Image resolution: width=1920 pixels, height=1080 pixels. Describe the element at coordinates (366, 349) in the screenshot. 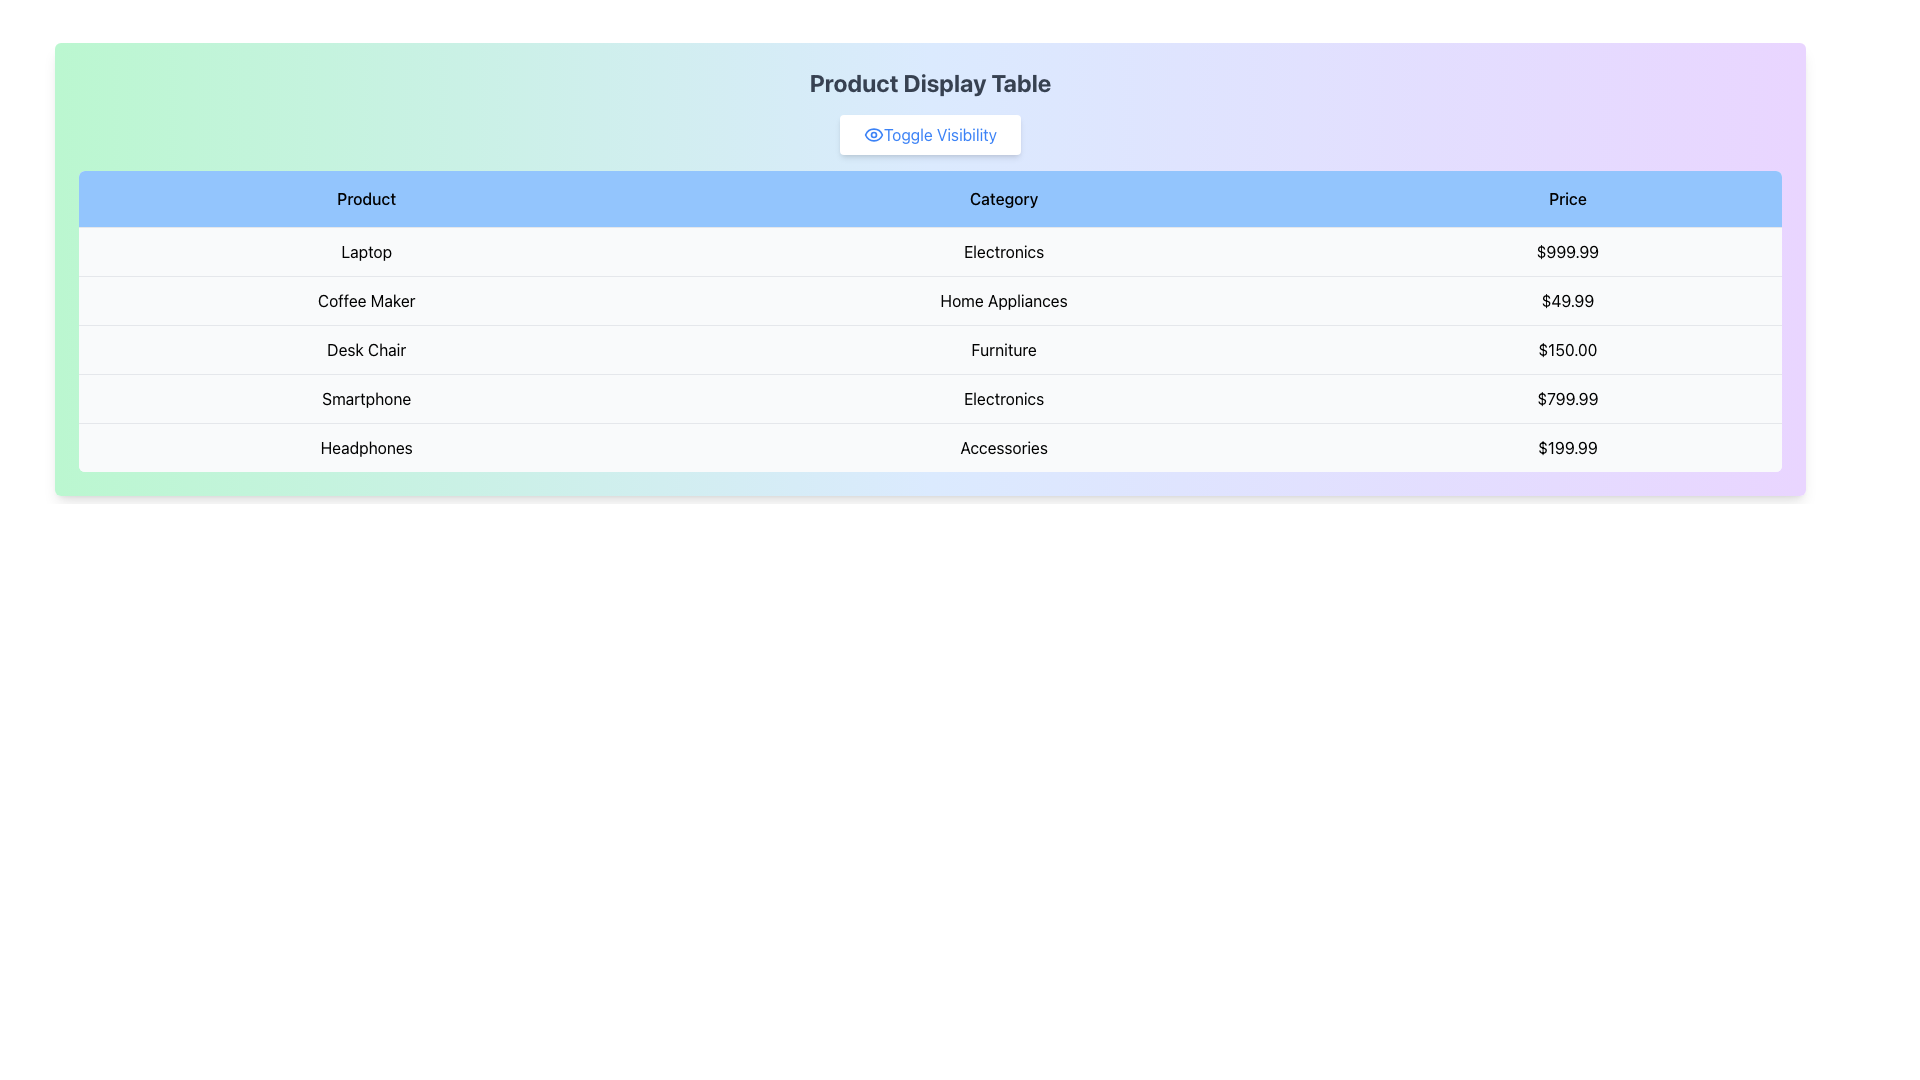

I see `the 'Desk Chair' text label` at that location.